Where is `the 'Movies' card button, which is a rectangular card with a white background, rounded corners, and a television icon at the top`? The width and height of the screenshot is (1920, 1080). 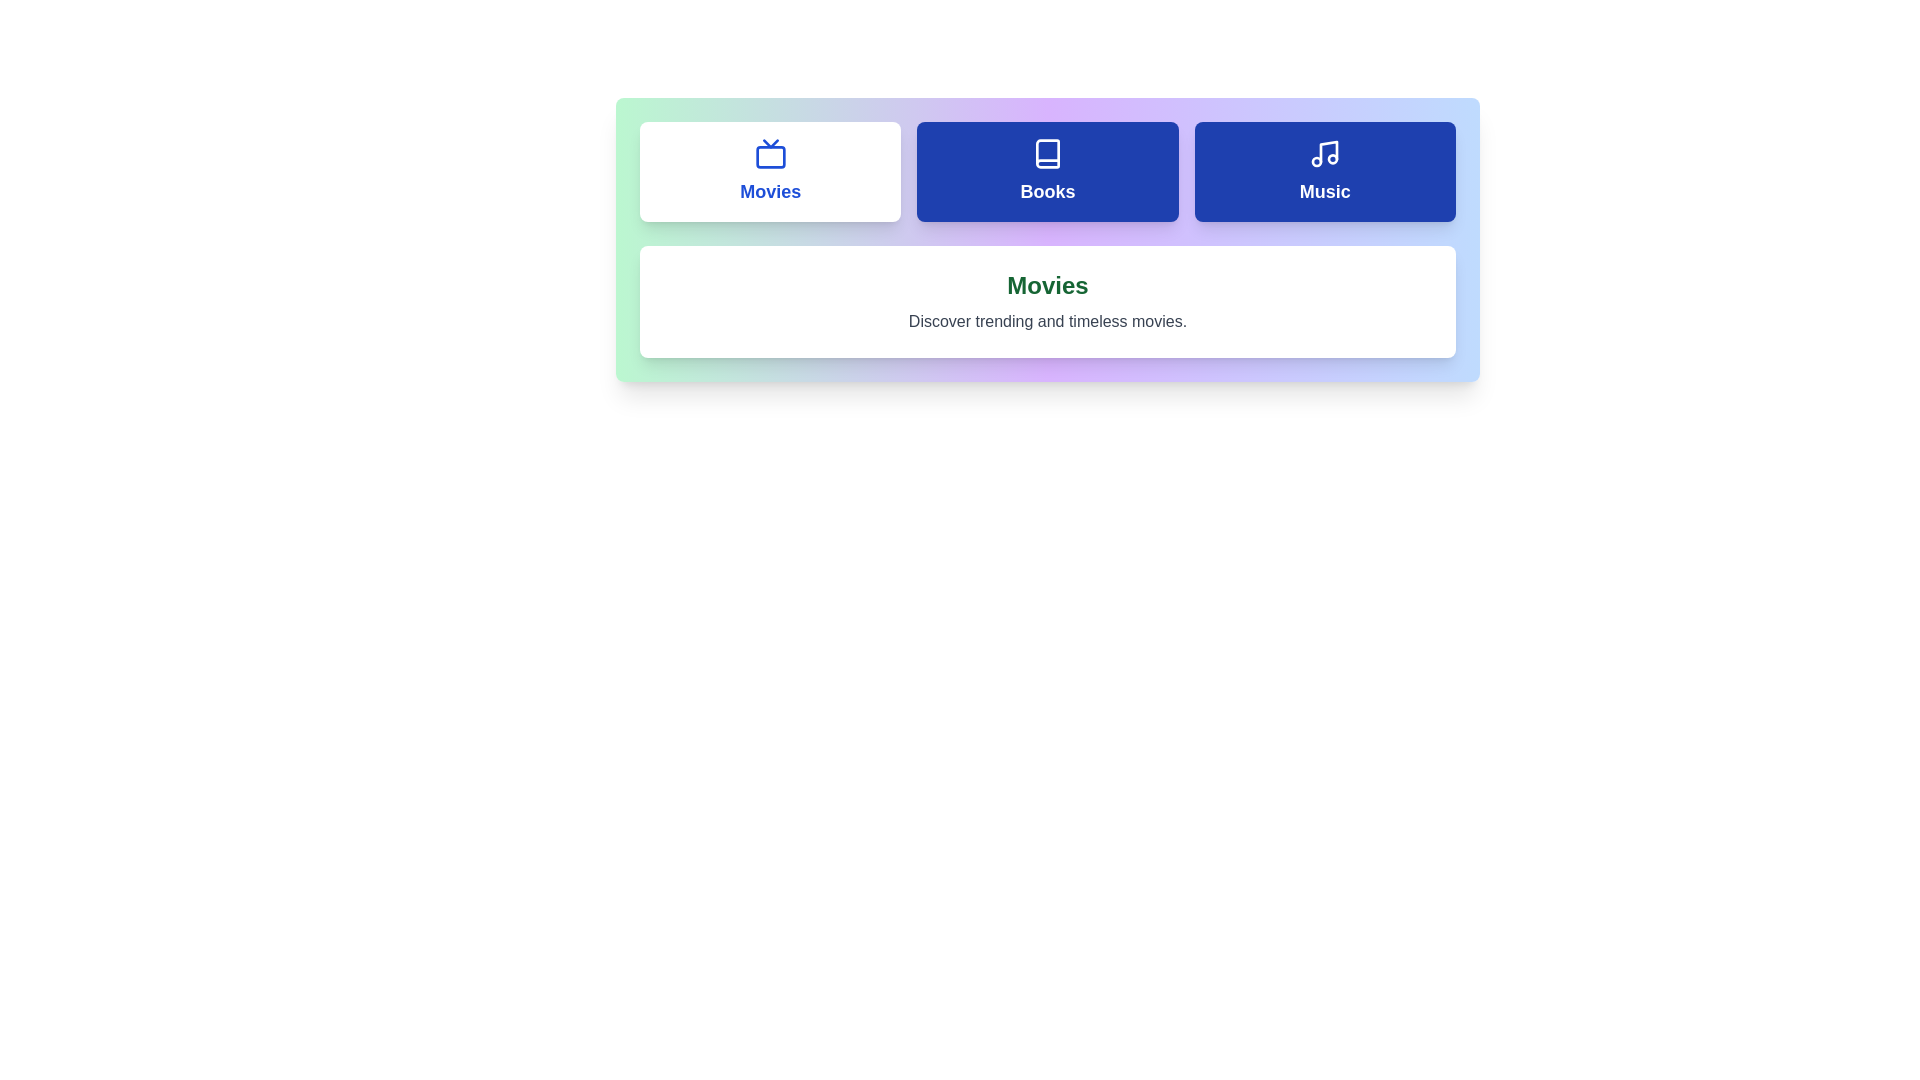
the 'Movies' card button, which is a rectangular card with a white background, rounded corners, and a television icon at the top is located at coordinates (769, 171).